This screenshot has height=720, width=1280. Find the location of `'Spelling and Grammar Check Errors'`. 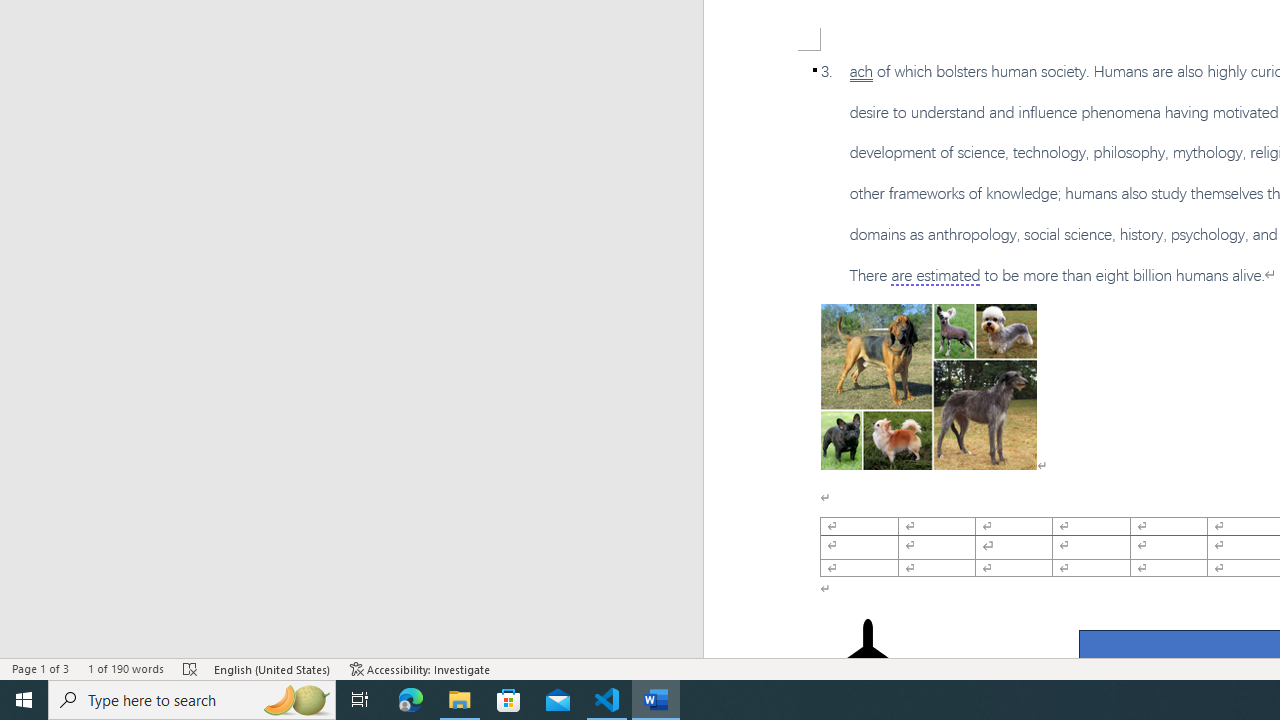

'Spelling and Grammar Check Errors' is located at coordinates (191, 669).